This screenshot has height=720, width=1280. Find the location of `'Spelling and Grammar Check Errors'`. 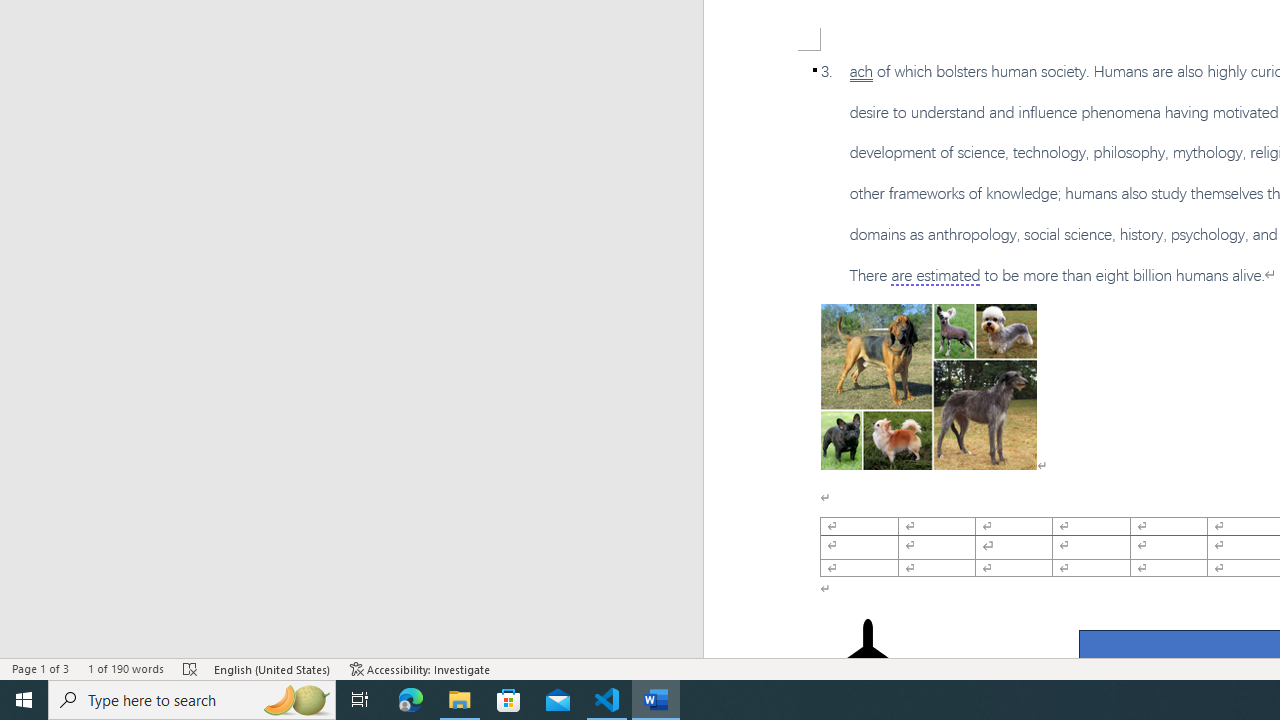

'Spelling and Grammar Check Errors' is located at coordinates (191, 669).